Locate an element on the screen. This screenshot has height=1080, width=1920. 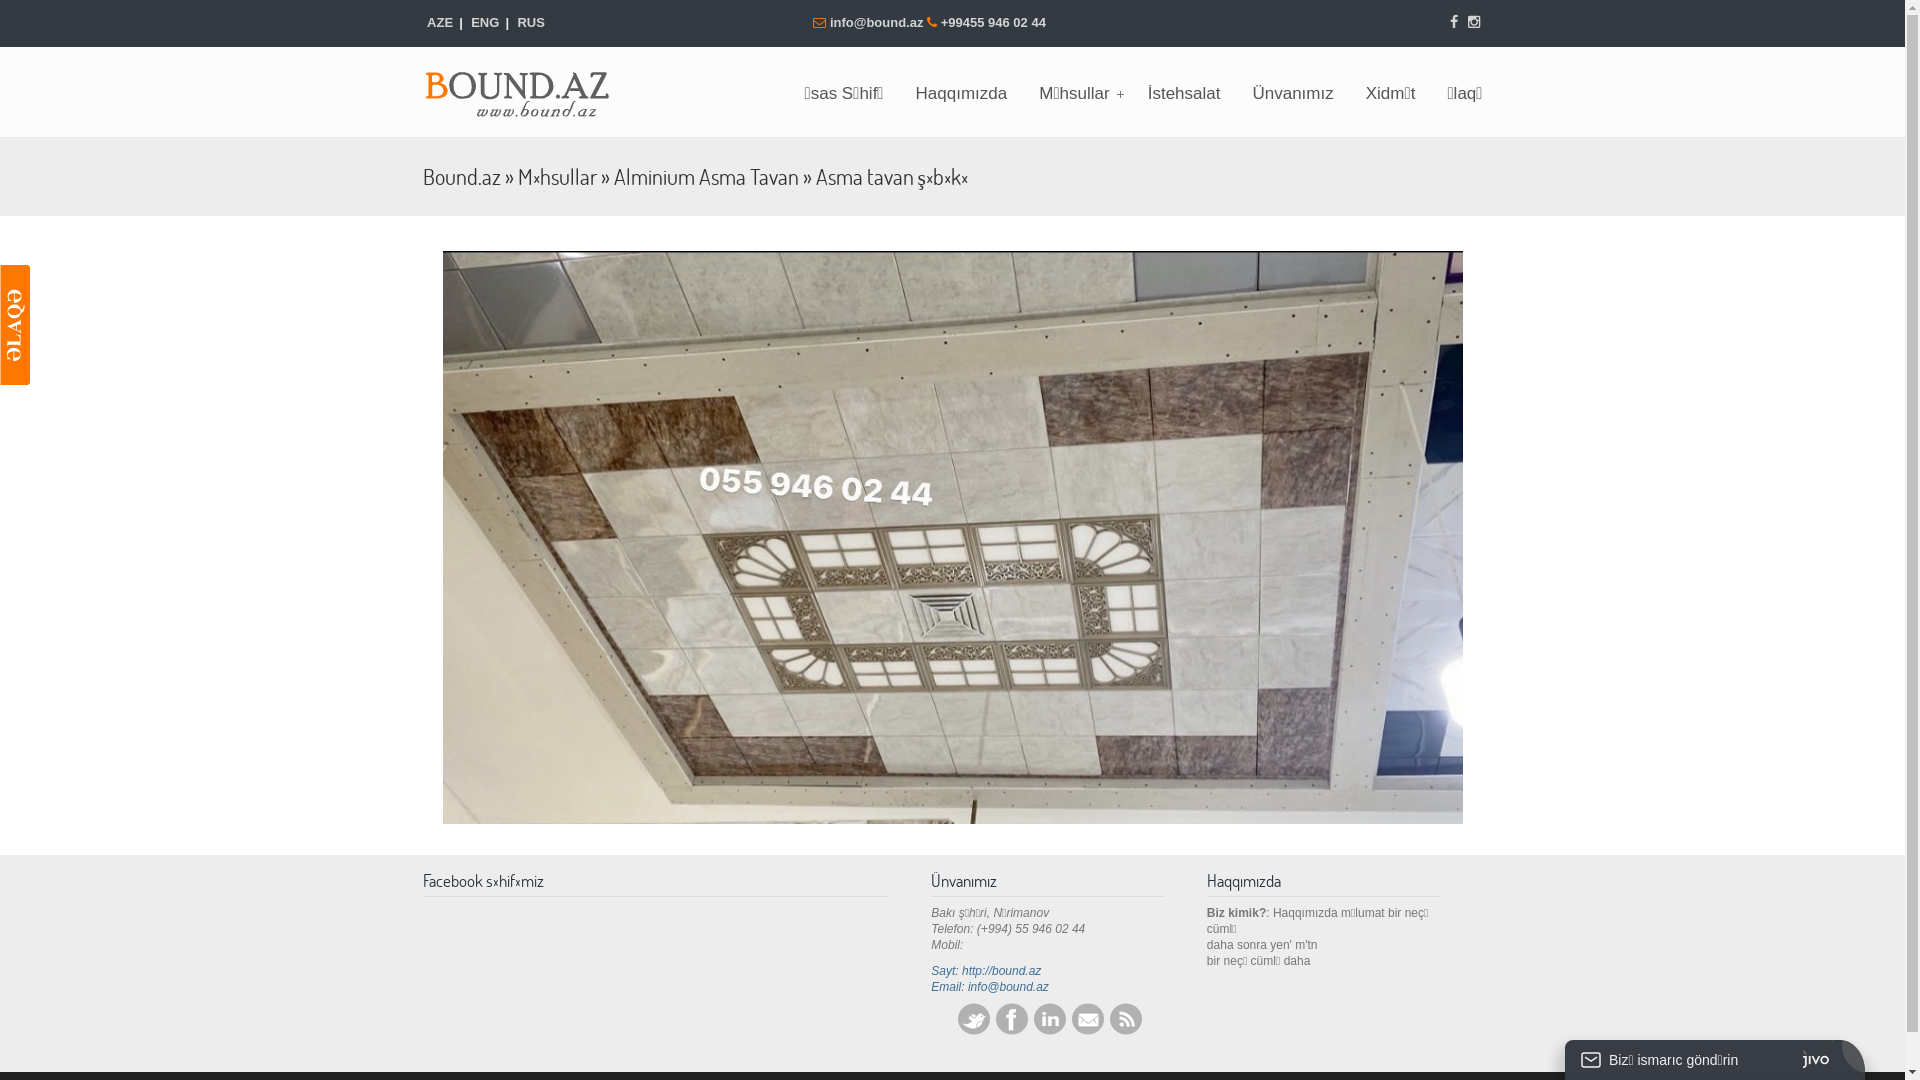
'LinkedIn' is located at coordinates (1033, 1030).